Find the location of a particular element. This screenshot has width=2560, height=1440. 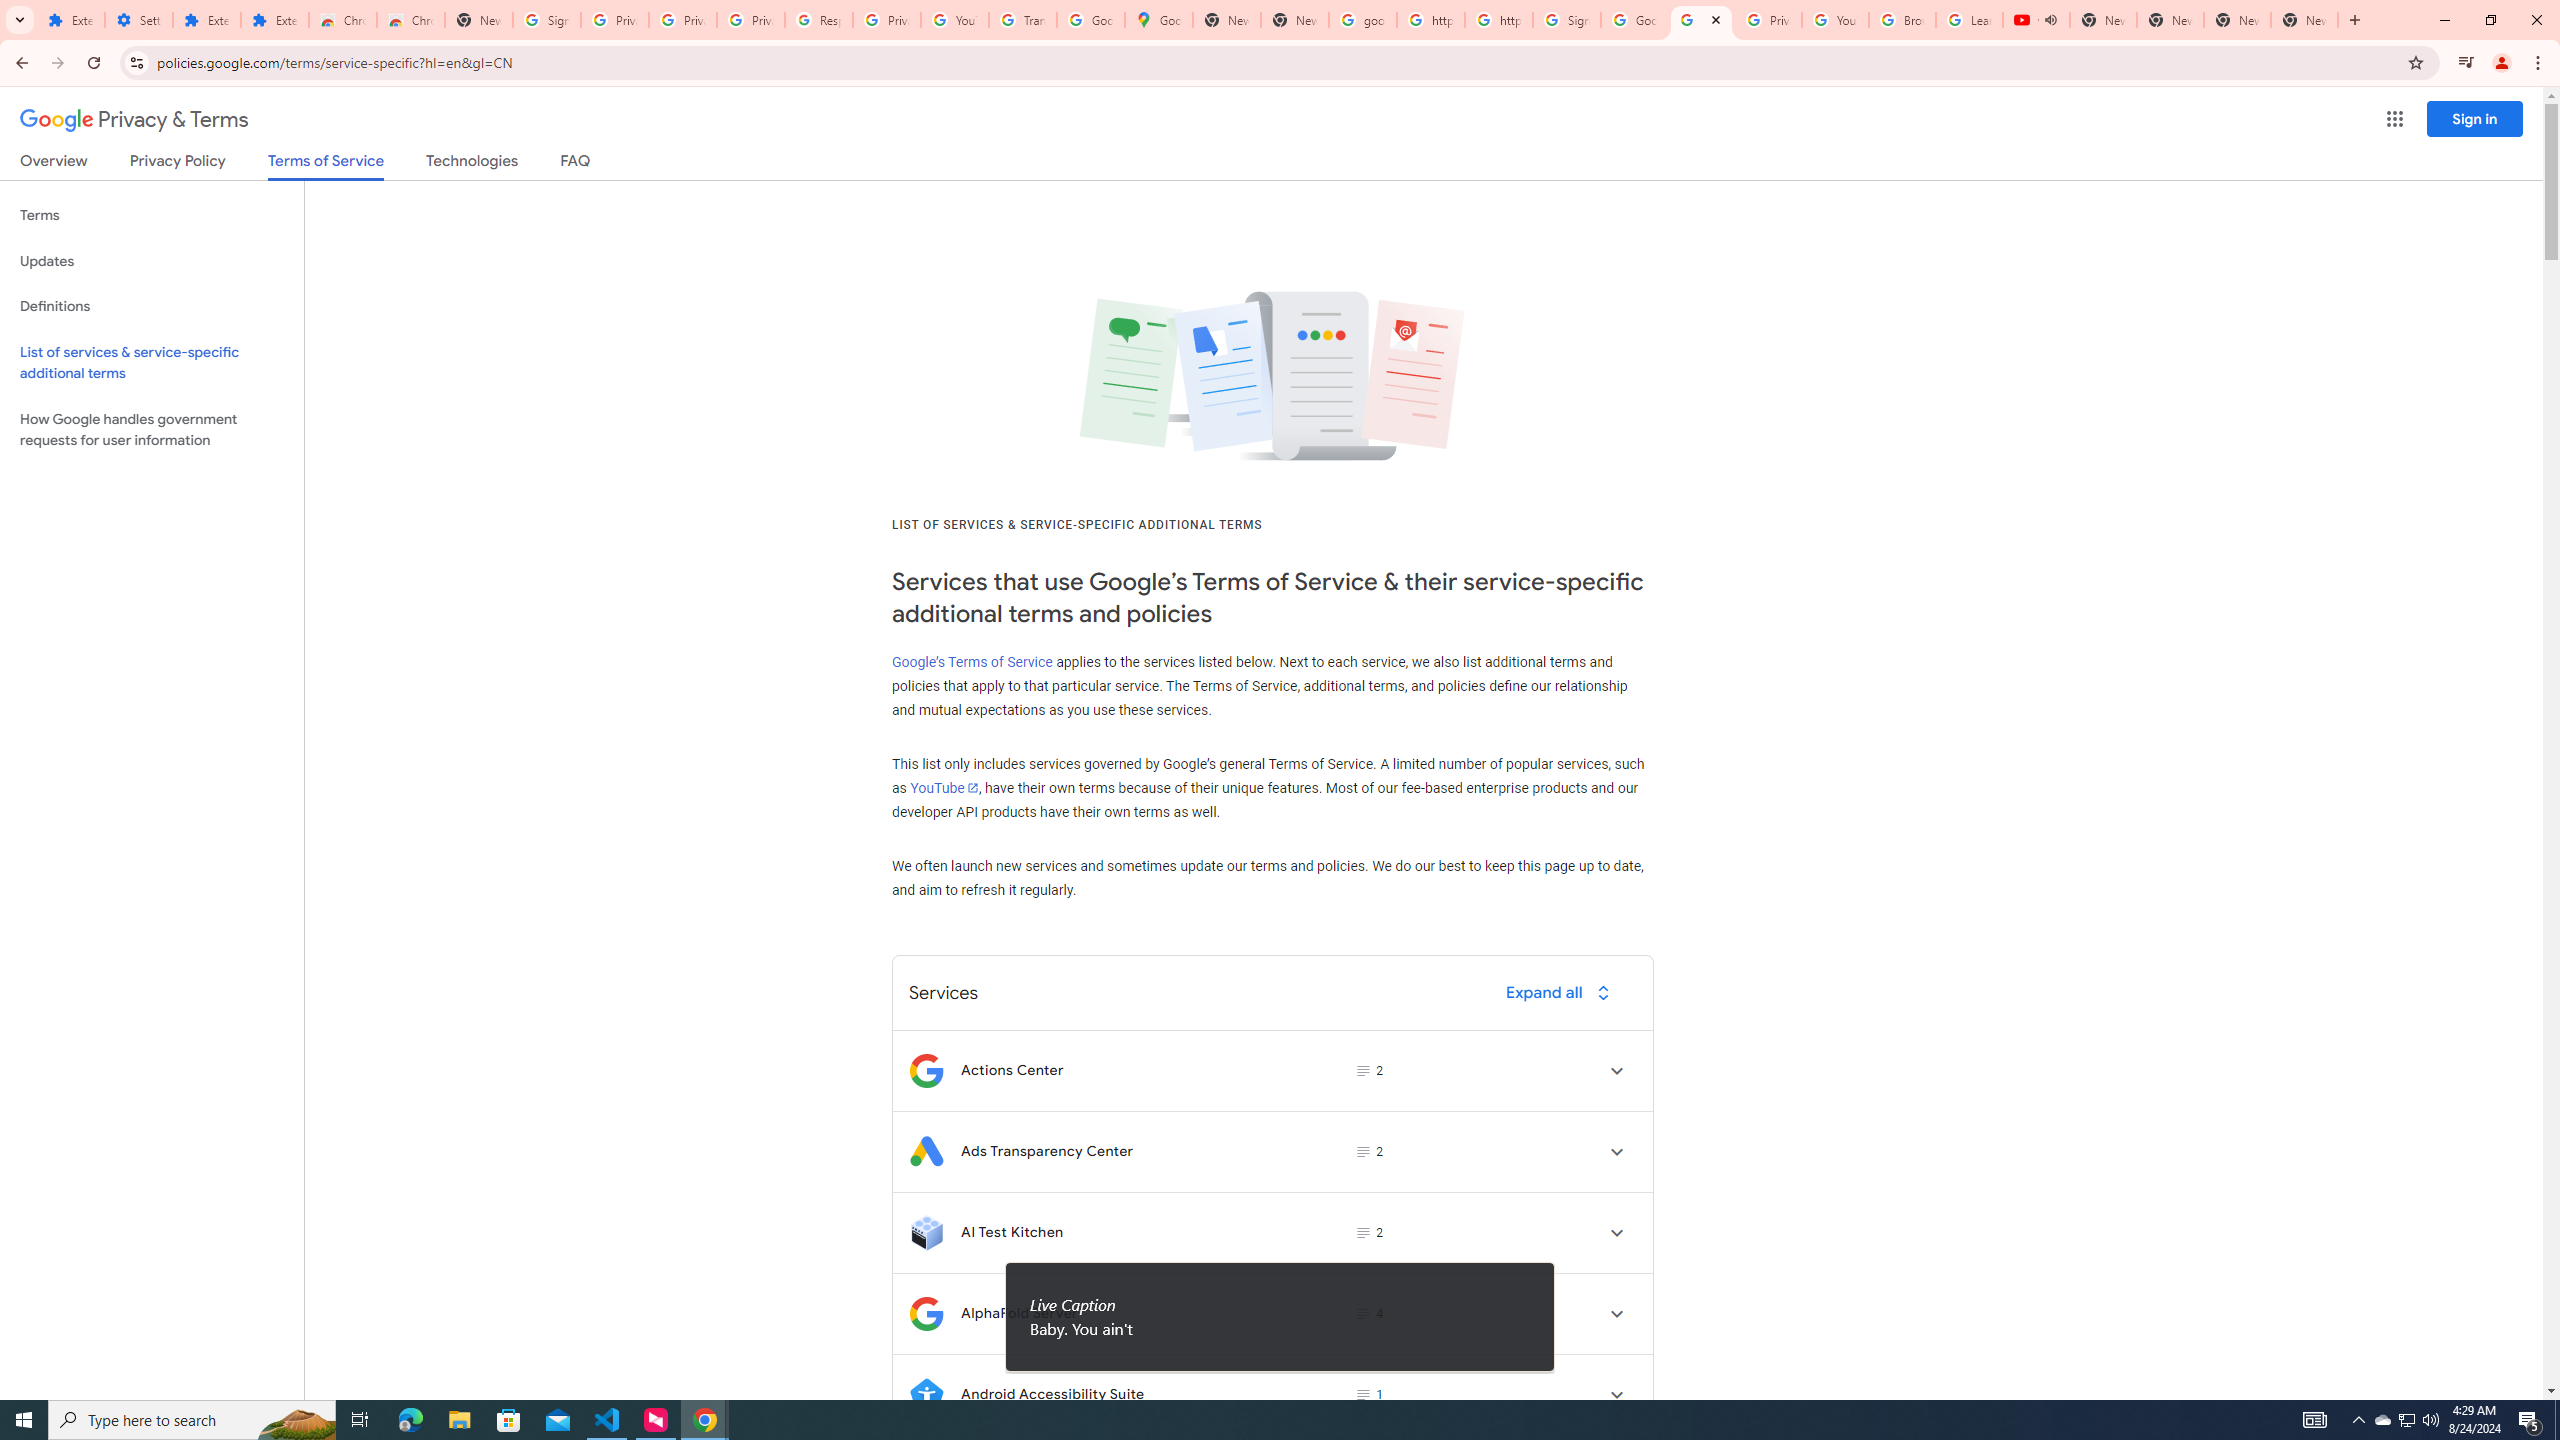

'Logo for Actions Center' is located at coordinates (925, 1069).